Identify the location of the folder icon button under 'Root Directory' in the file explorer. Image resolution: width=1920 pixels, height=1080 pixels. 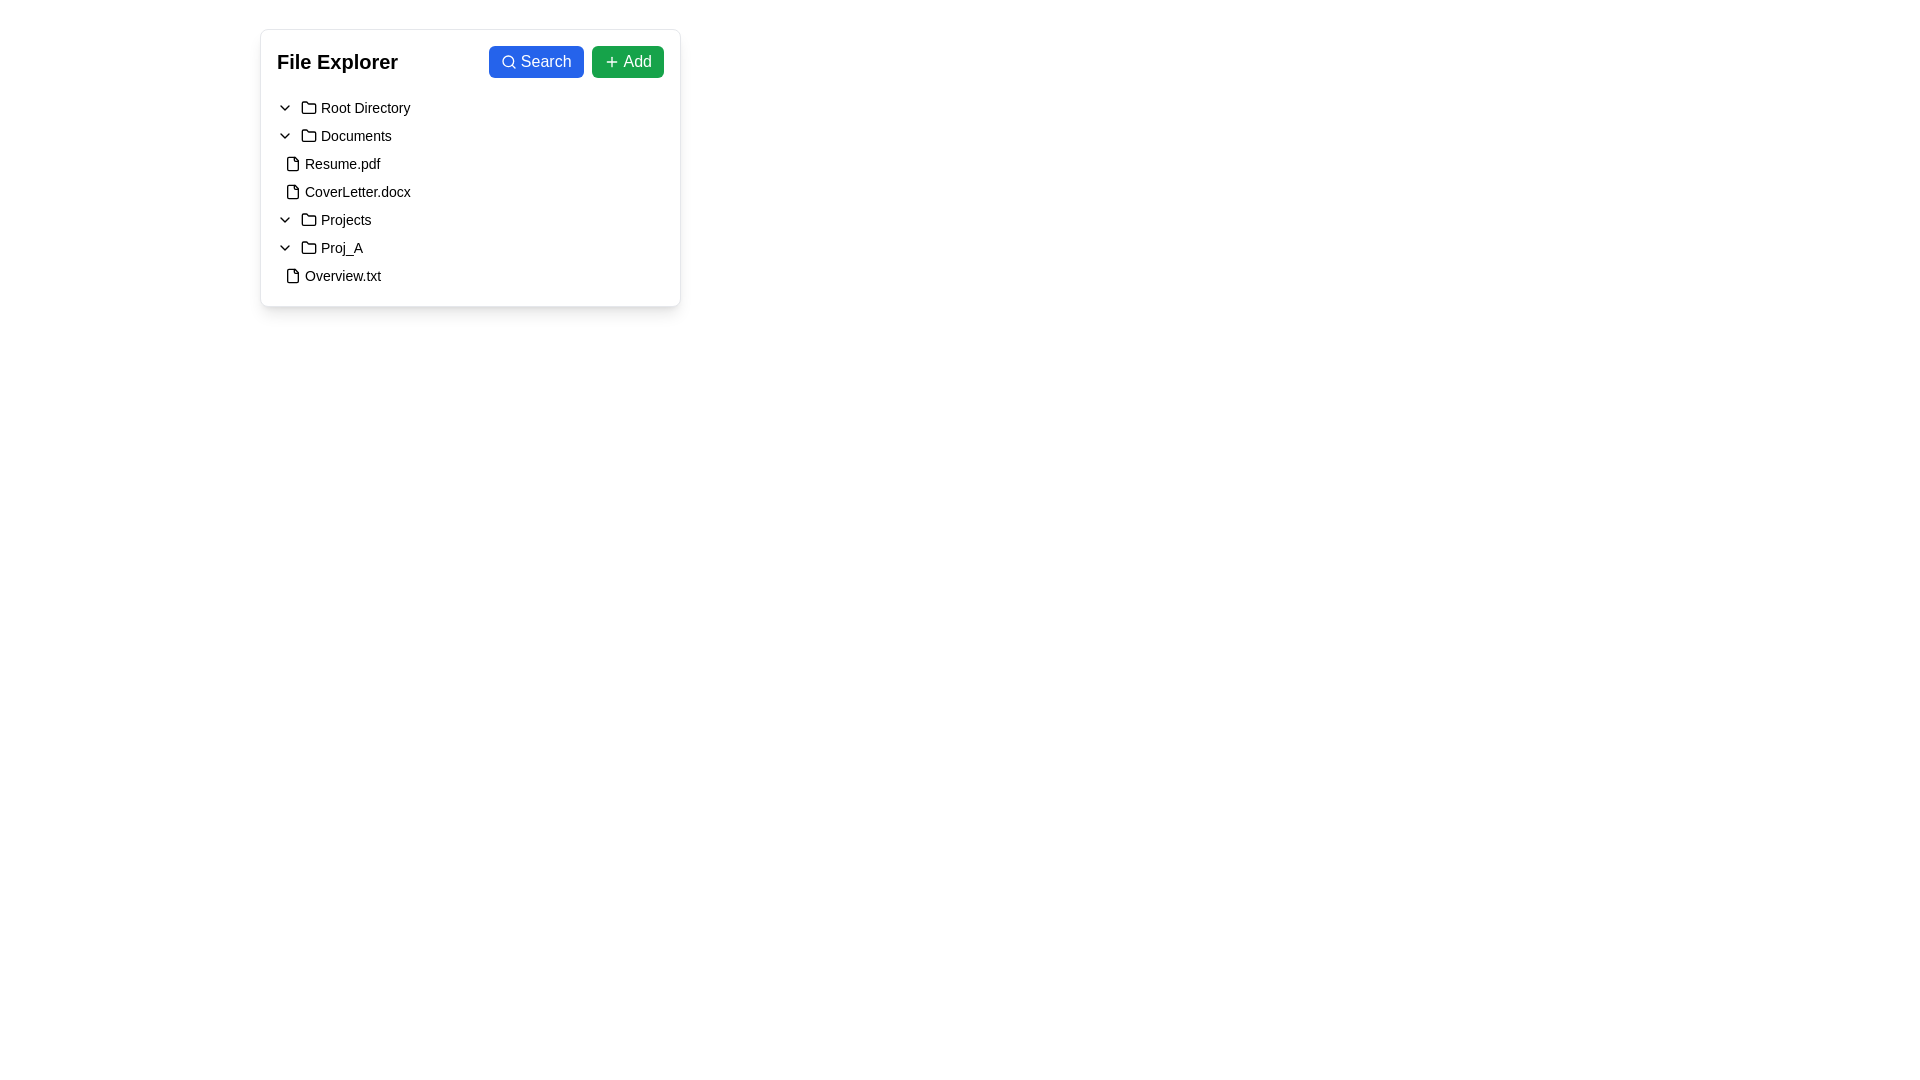
(307, 107).